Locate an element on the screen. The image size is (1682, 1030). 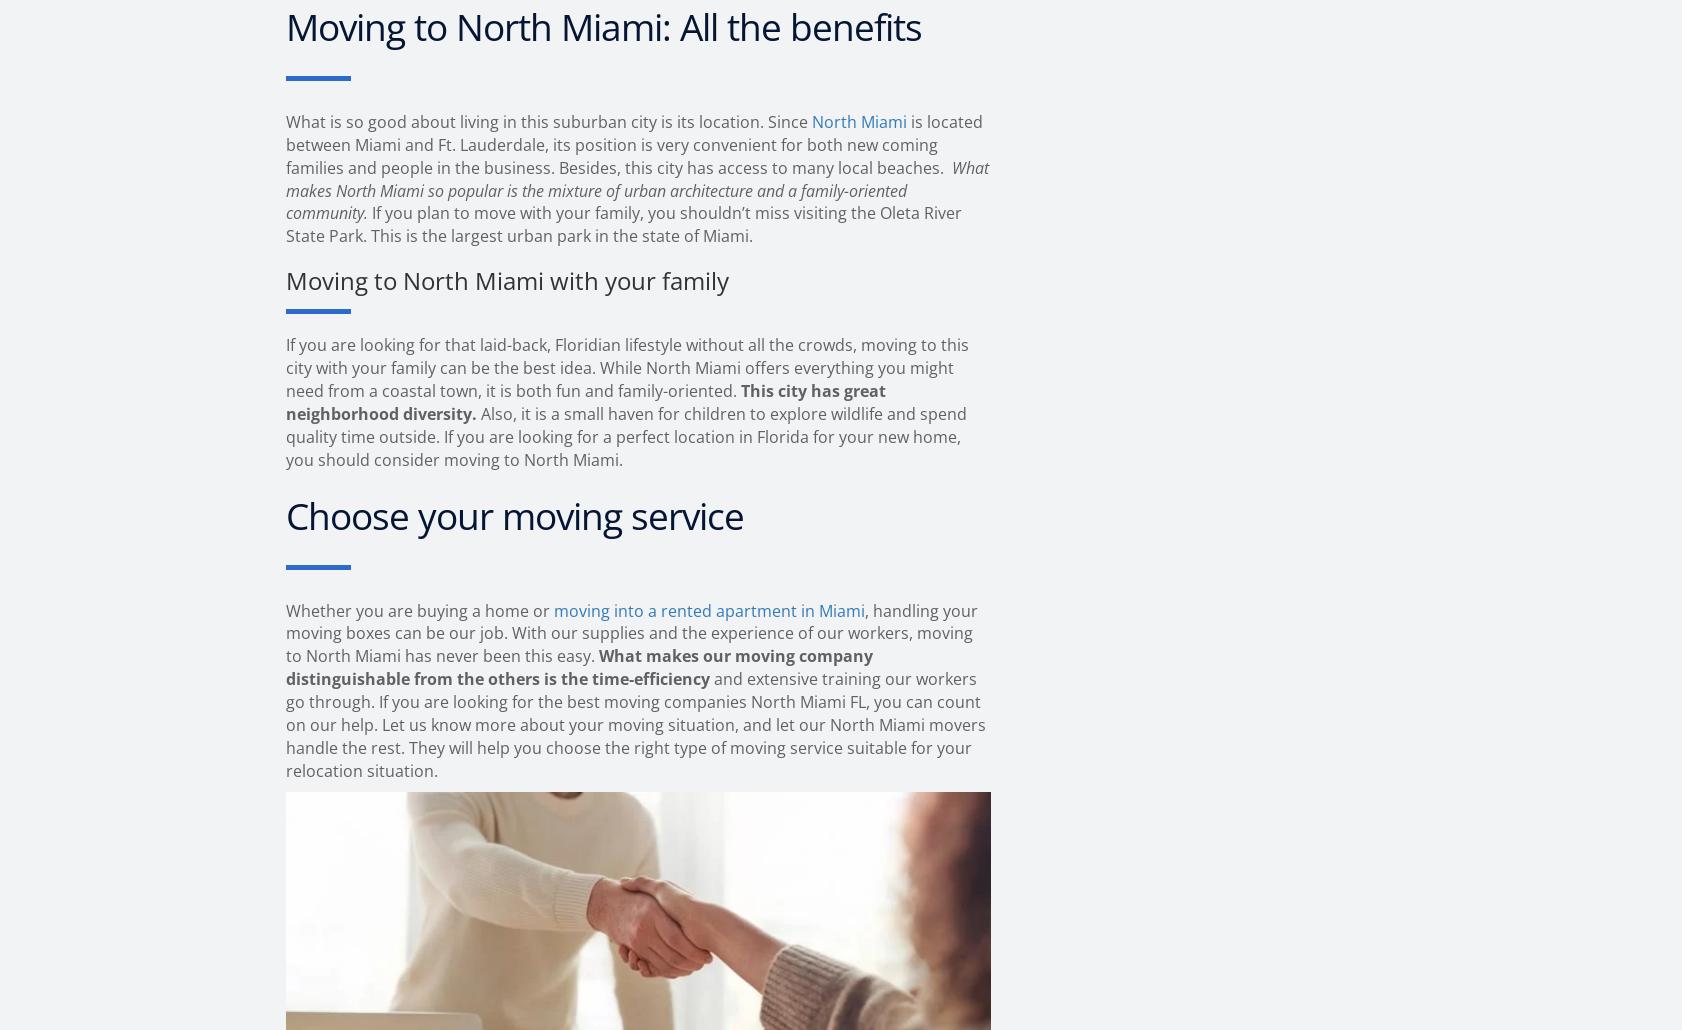
'North Miami' is located at coordinates (860, 120).